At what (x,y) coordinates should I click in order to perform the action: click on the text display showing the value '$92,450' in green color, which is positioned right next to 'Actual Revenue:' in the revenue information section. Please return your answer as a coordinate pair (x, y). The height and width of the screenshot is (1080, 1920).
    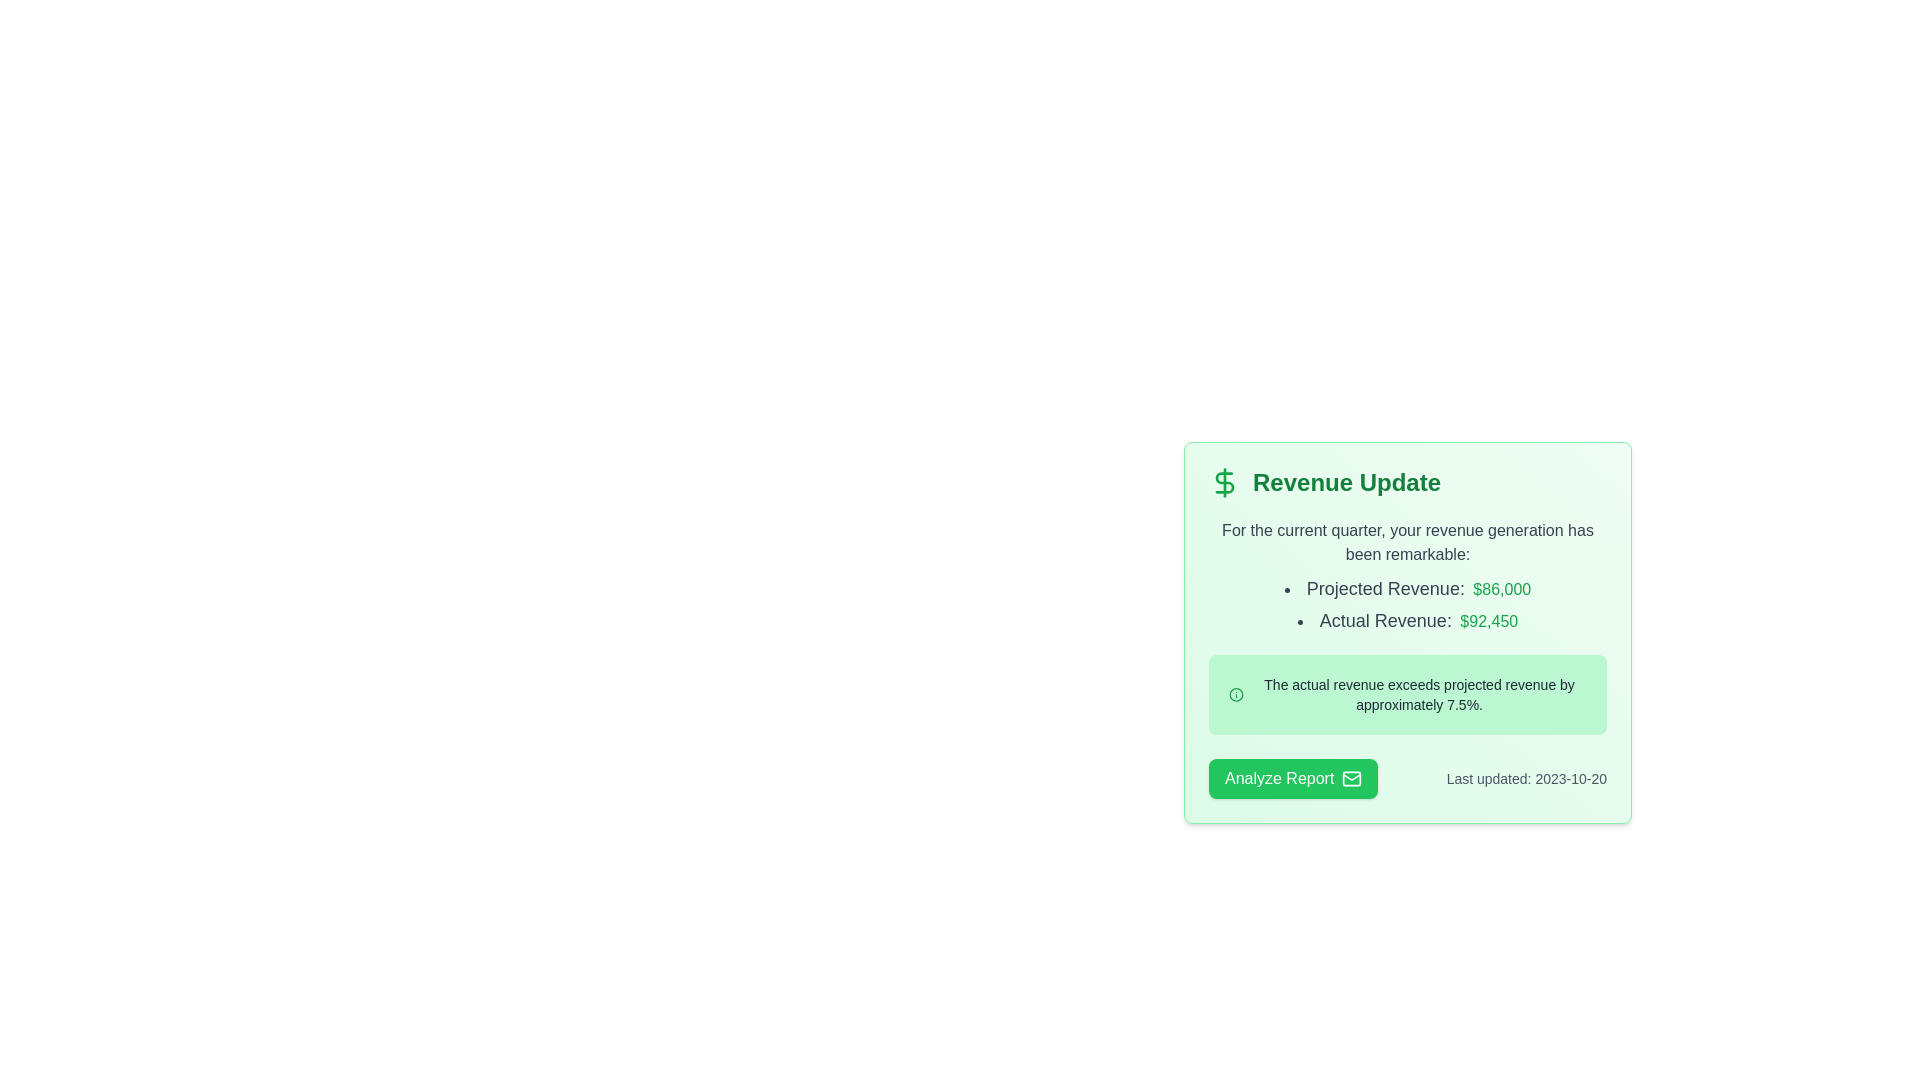
    Looking at the image, I should click on (1489, 620).